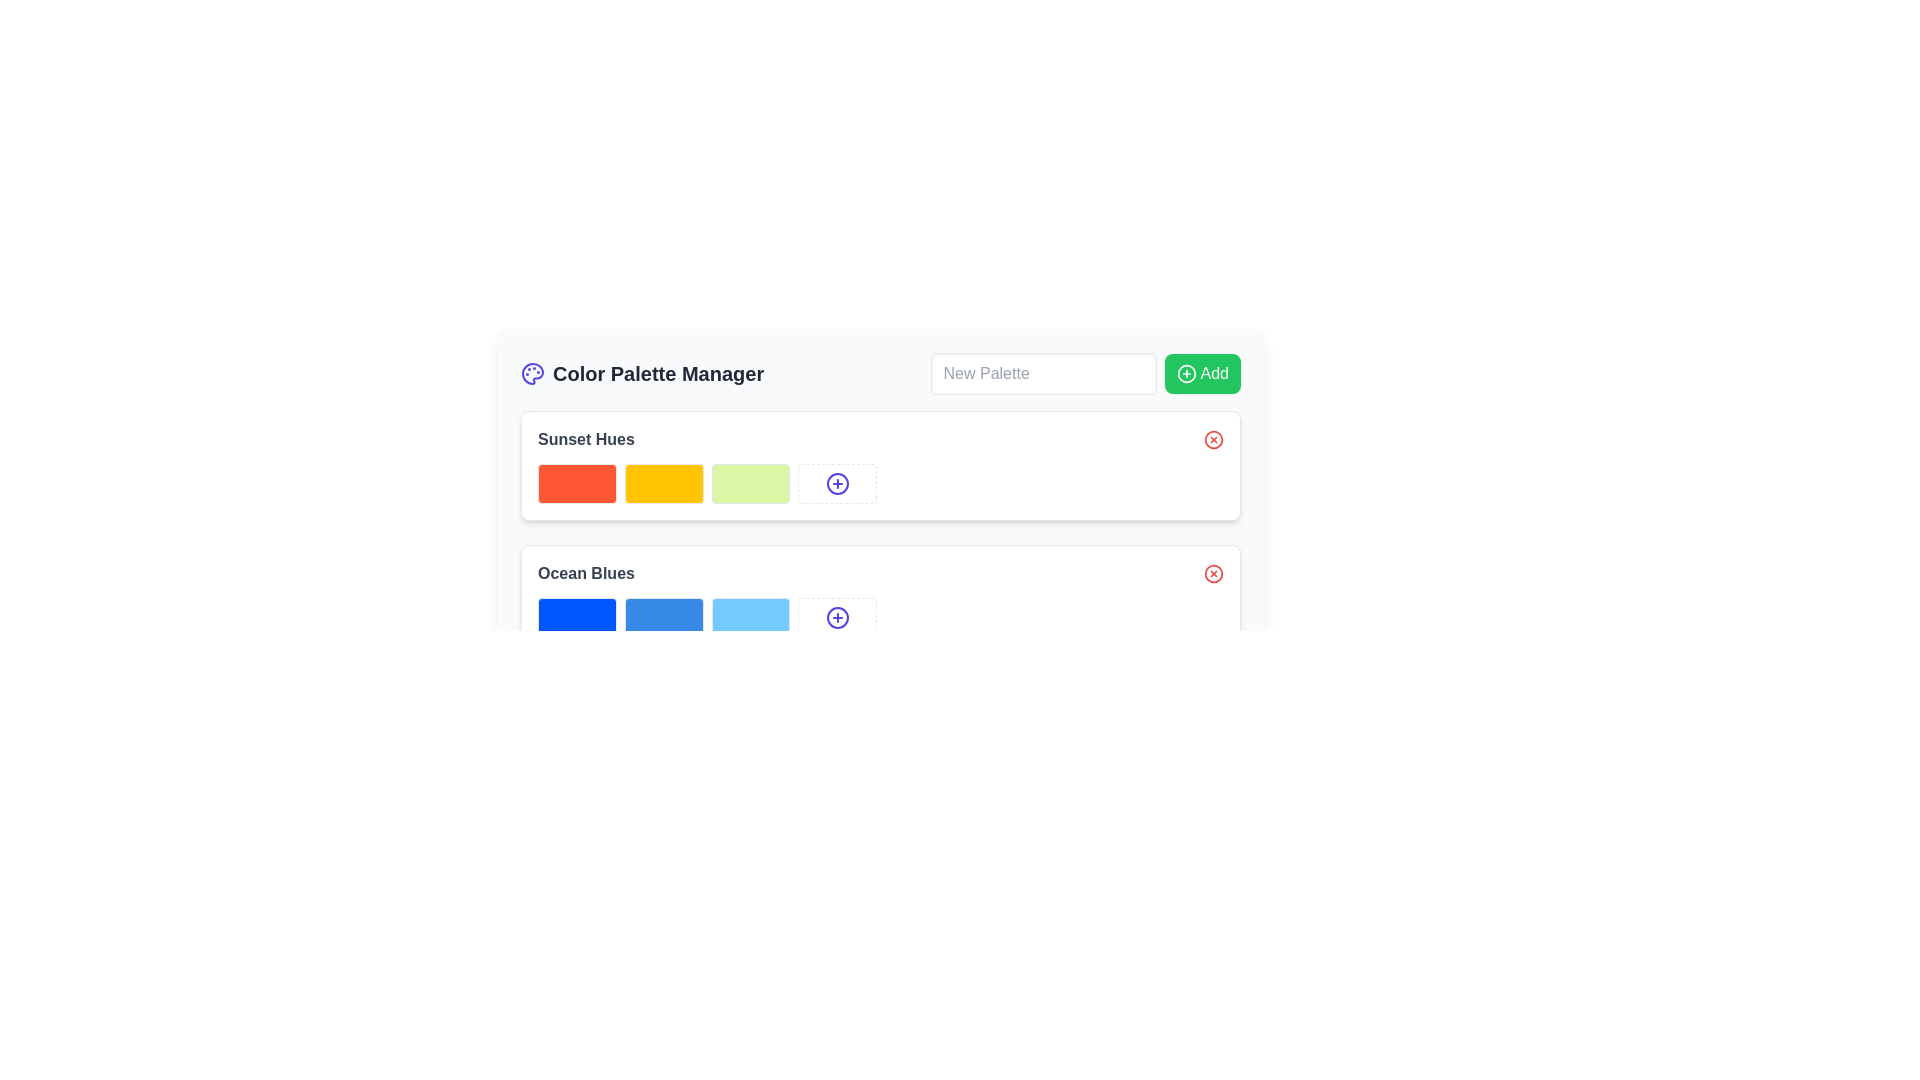 This screenshot has width=1920, height=1080. What do you see at coordinates (576, 483) in the screenshot?
I see `the first color swatch in the 'Sunset Hues' color palette, which represents a color option` at bounding box center [576, 483].